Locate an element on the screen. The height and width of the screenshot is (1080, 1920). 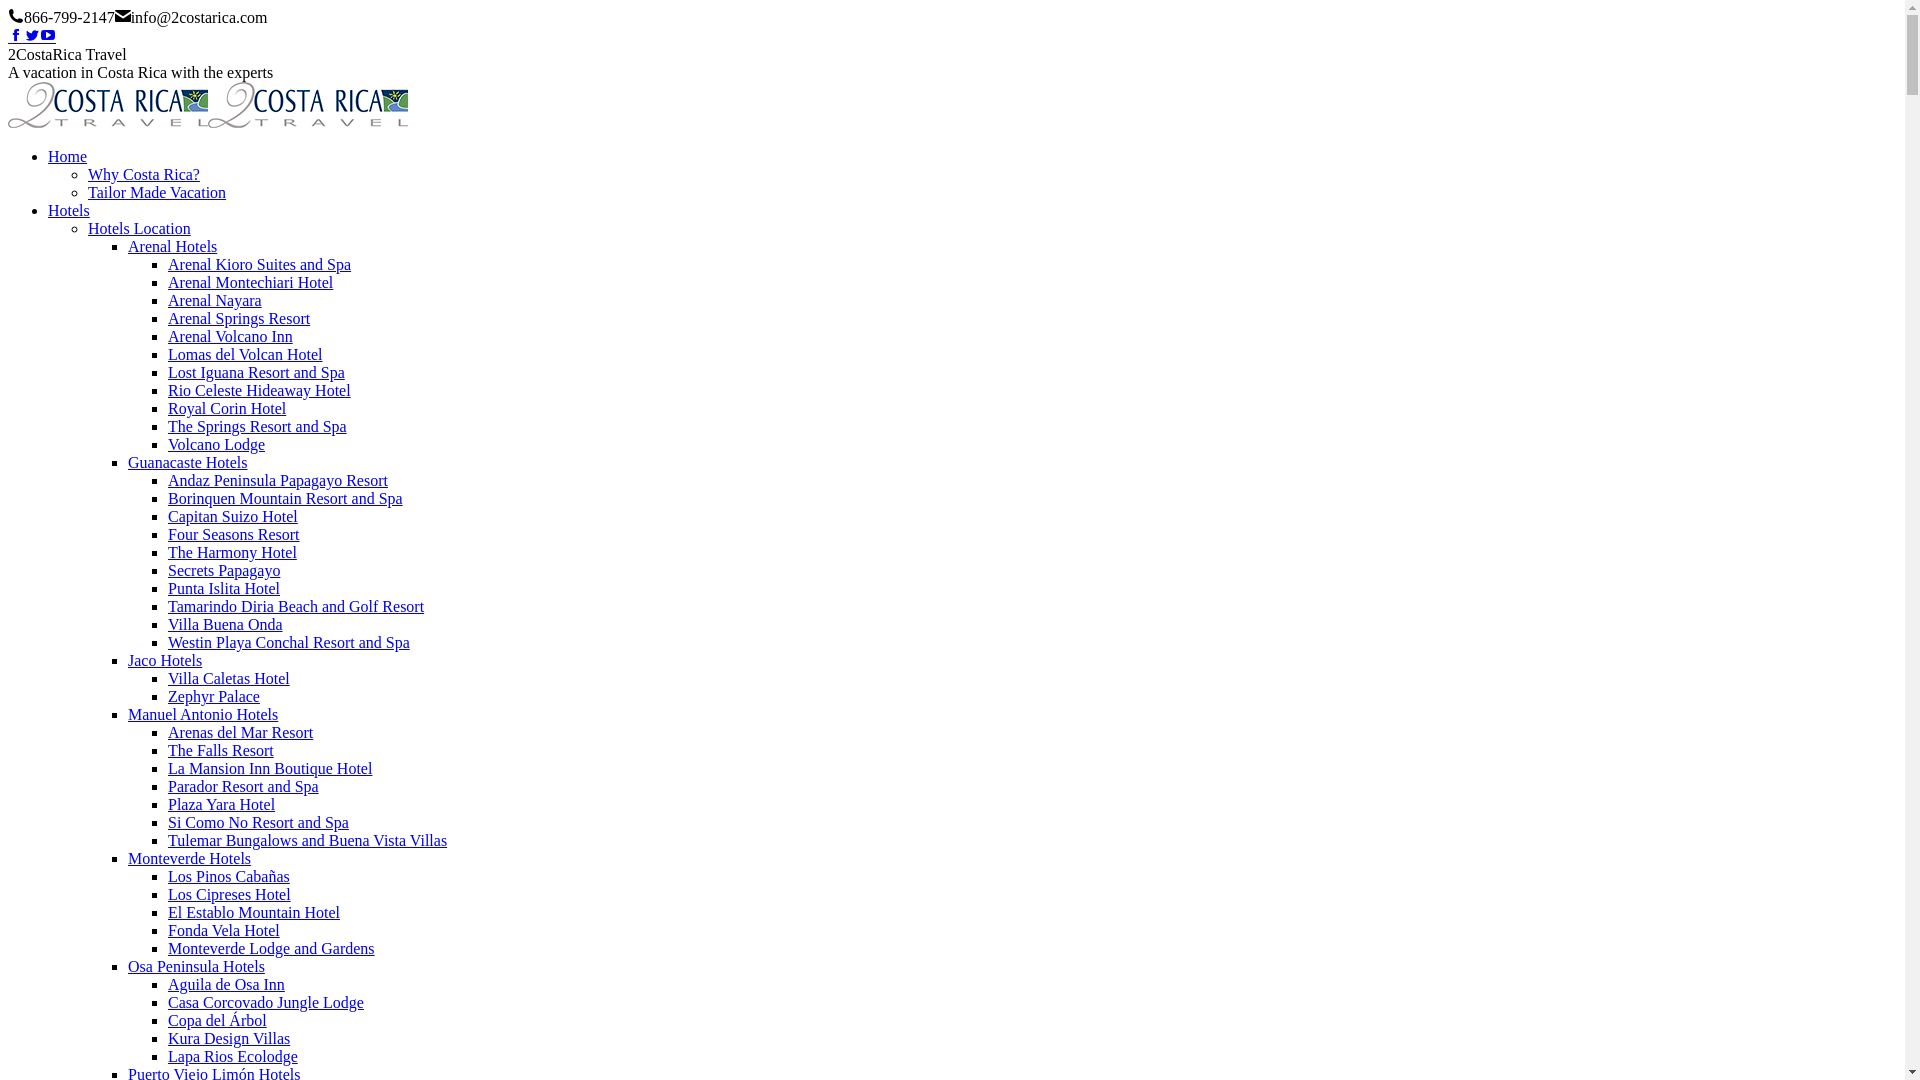
'Arenal Springs Resort' is located at coordinates (239, 317).